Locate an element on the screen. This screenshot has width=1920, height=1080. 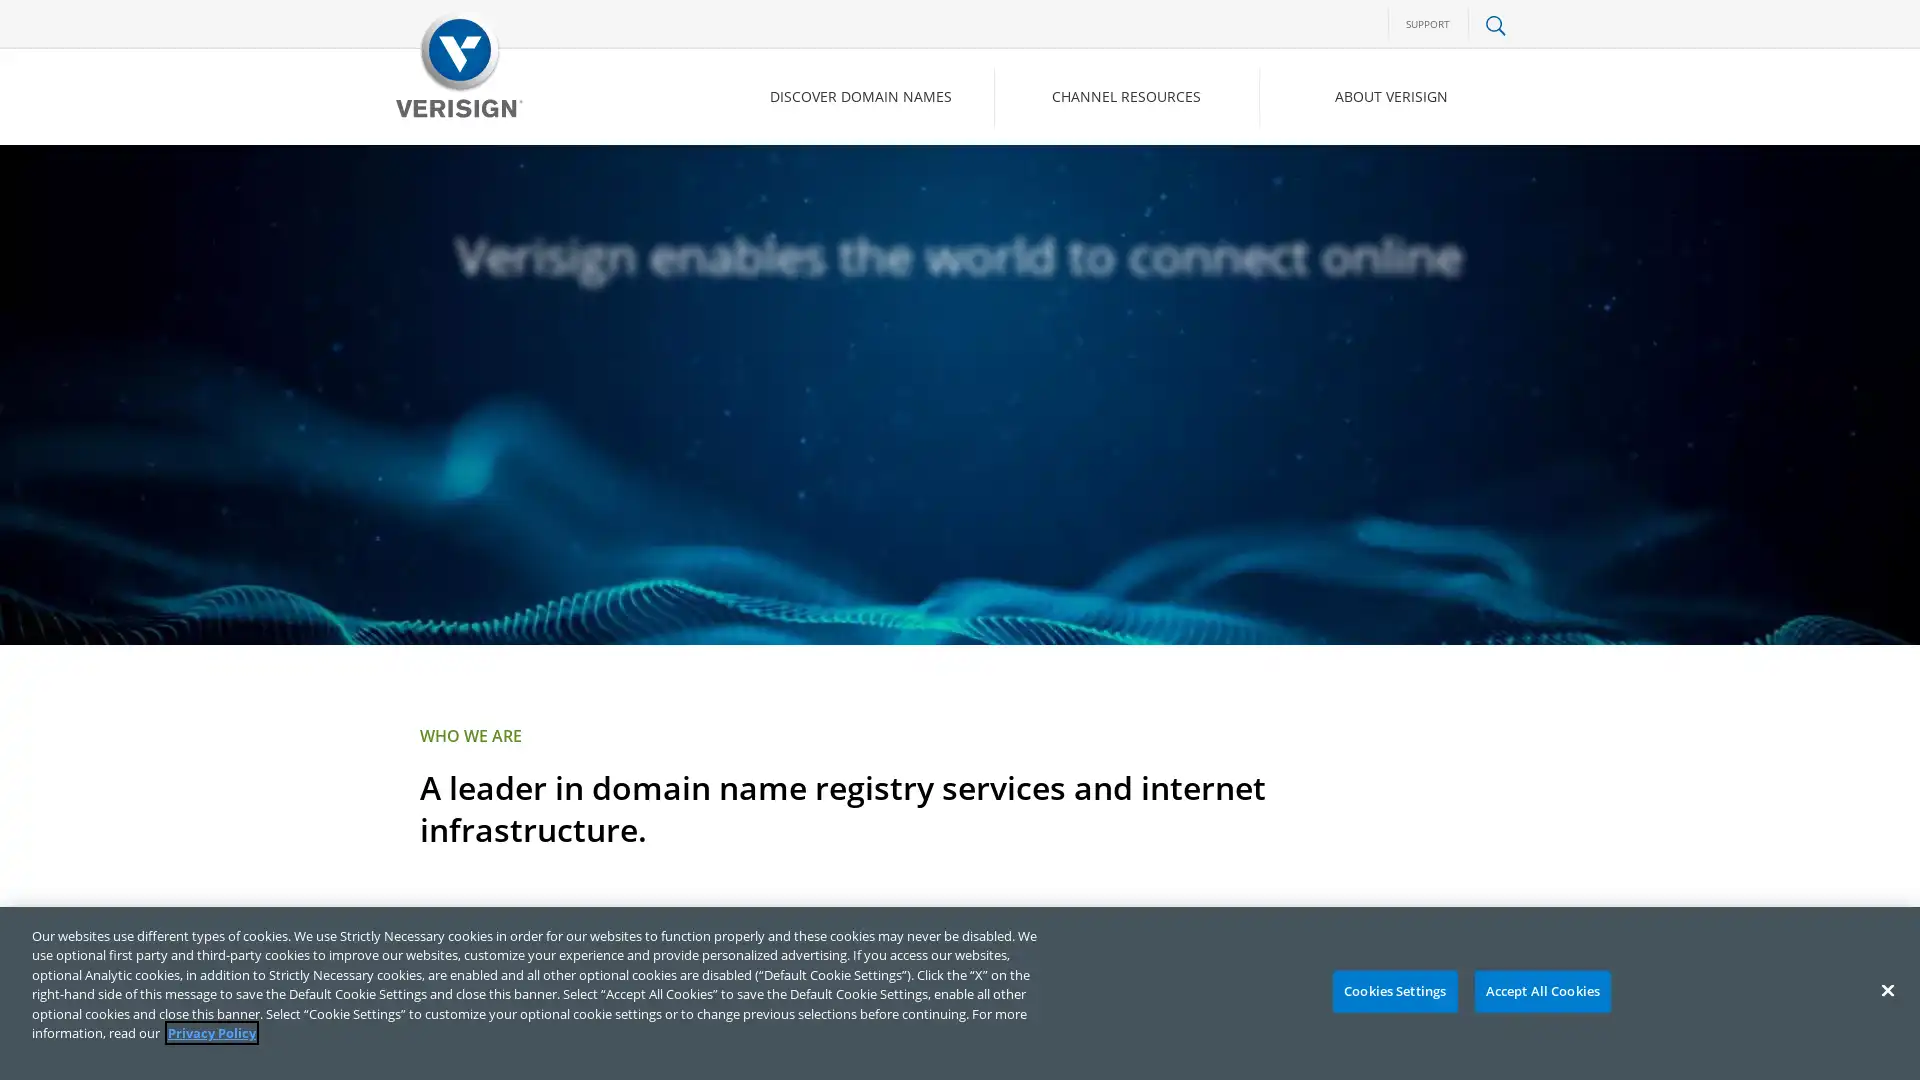
Close is located at coordinates (1886, 990).